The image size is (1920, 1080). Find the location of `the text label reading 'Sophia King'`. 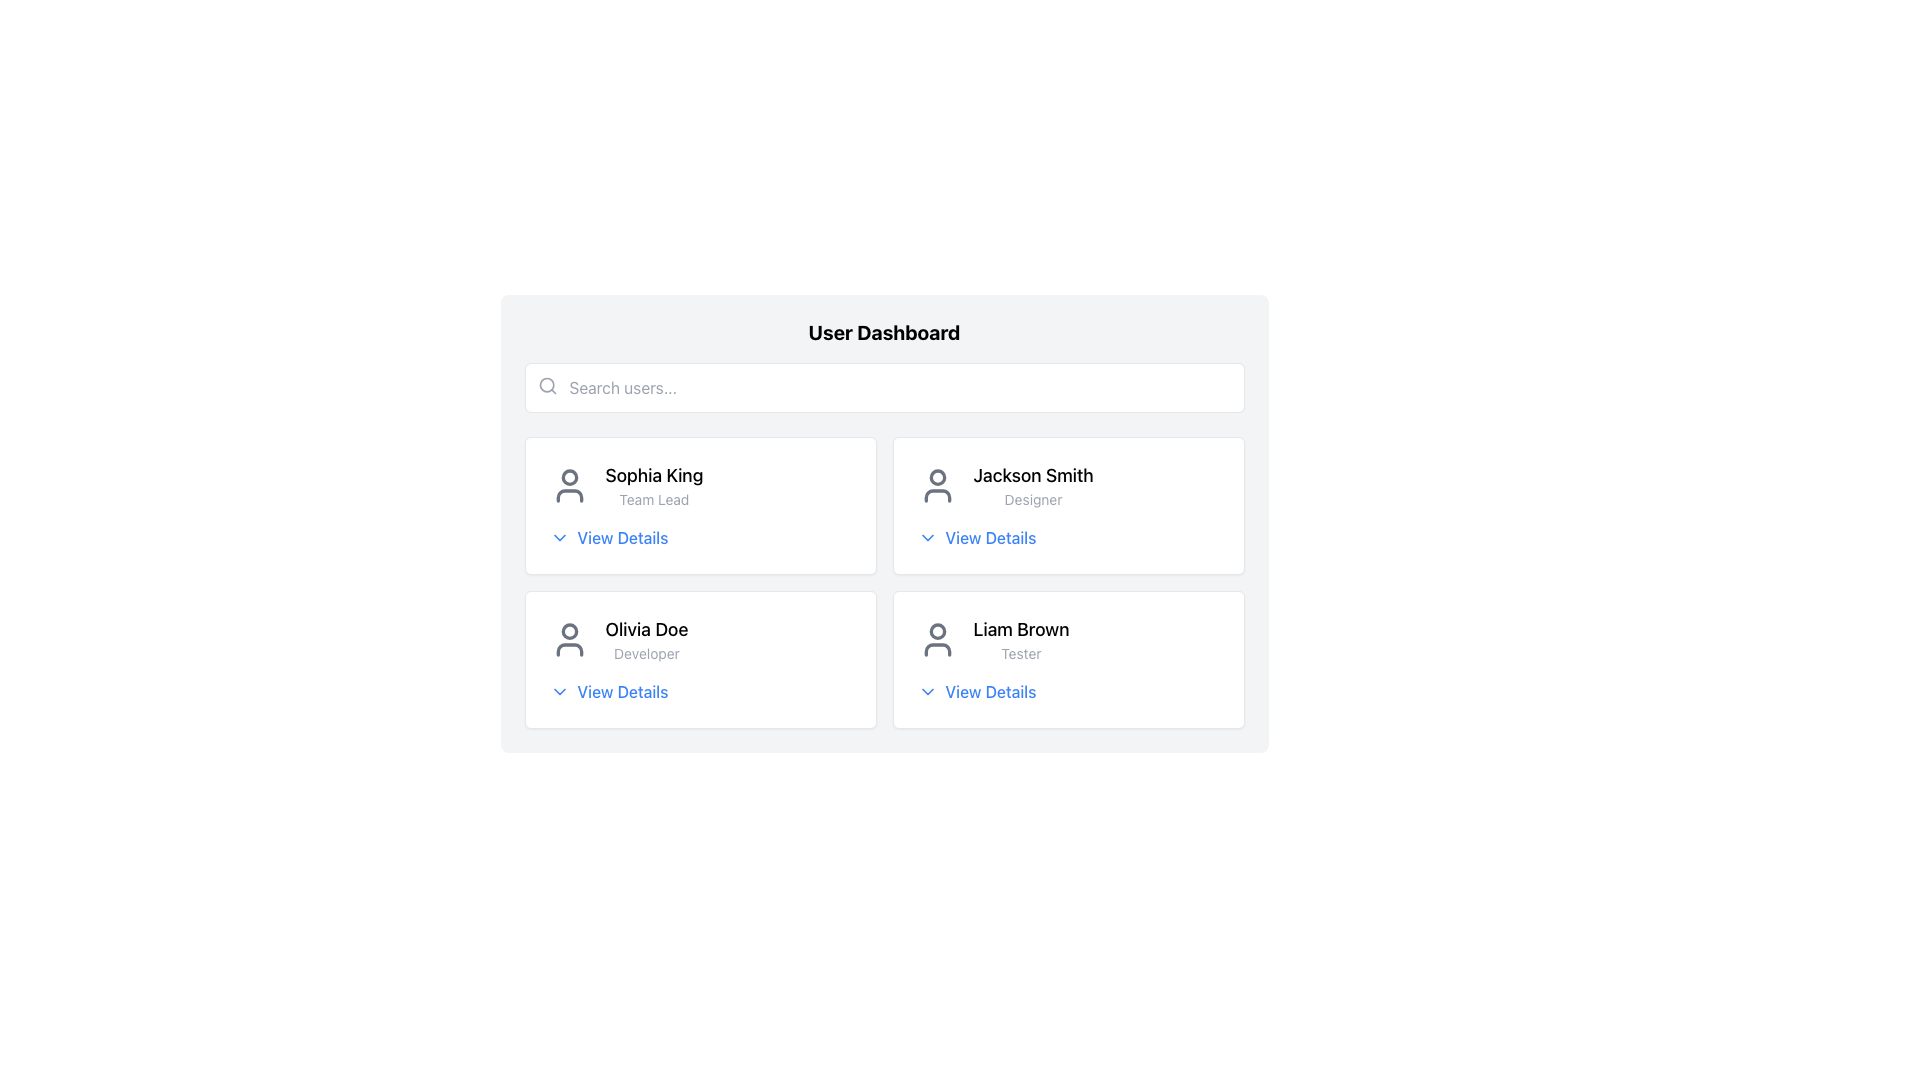

the text label reading 'Sophia King' is located at coordinates (654, 475).